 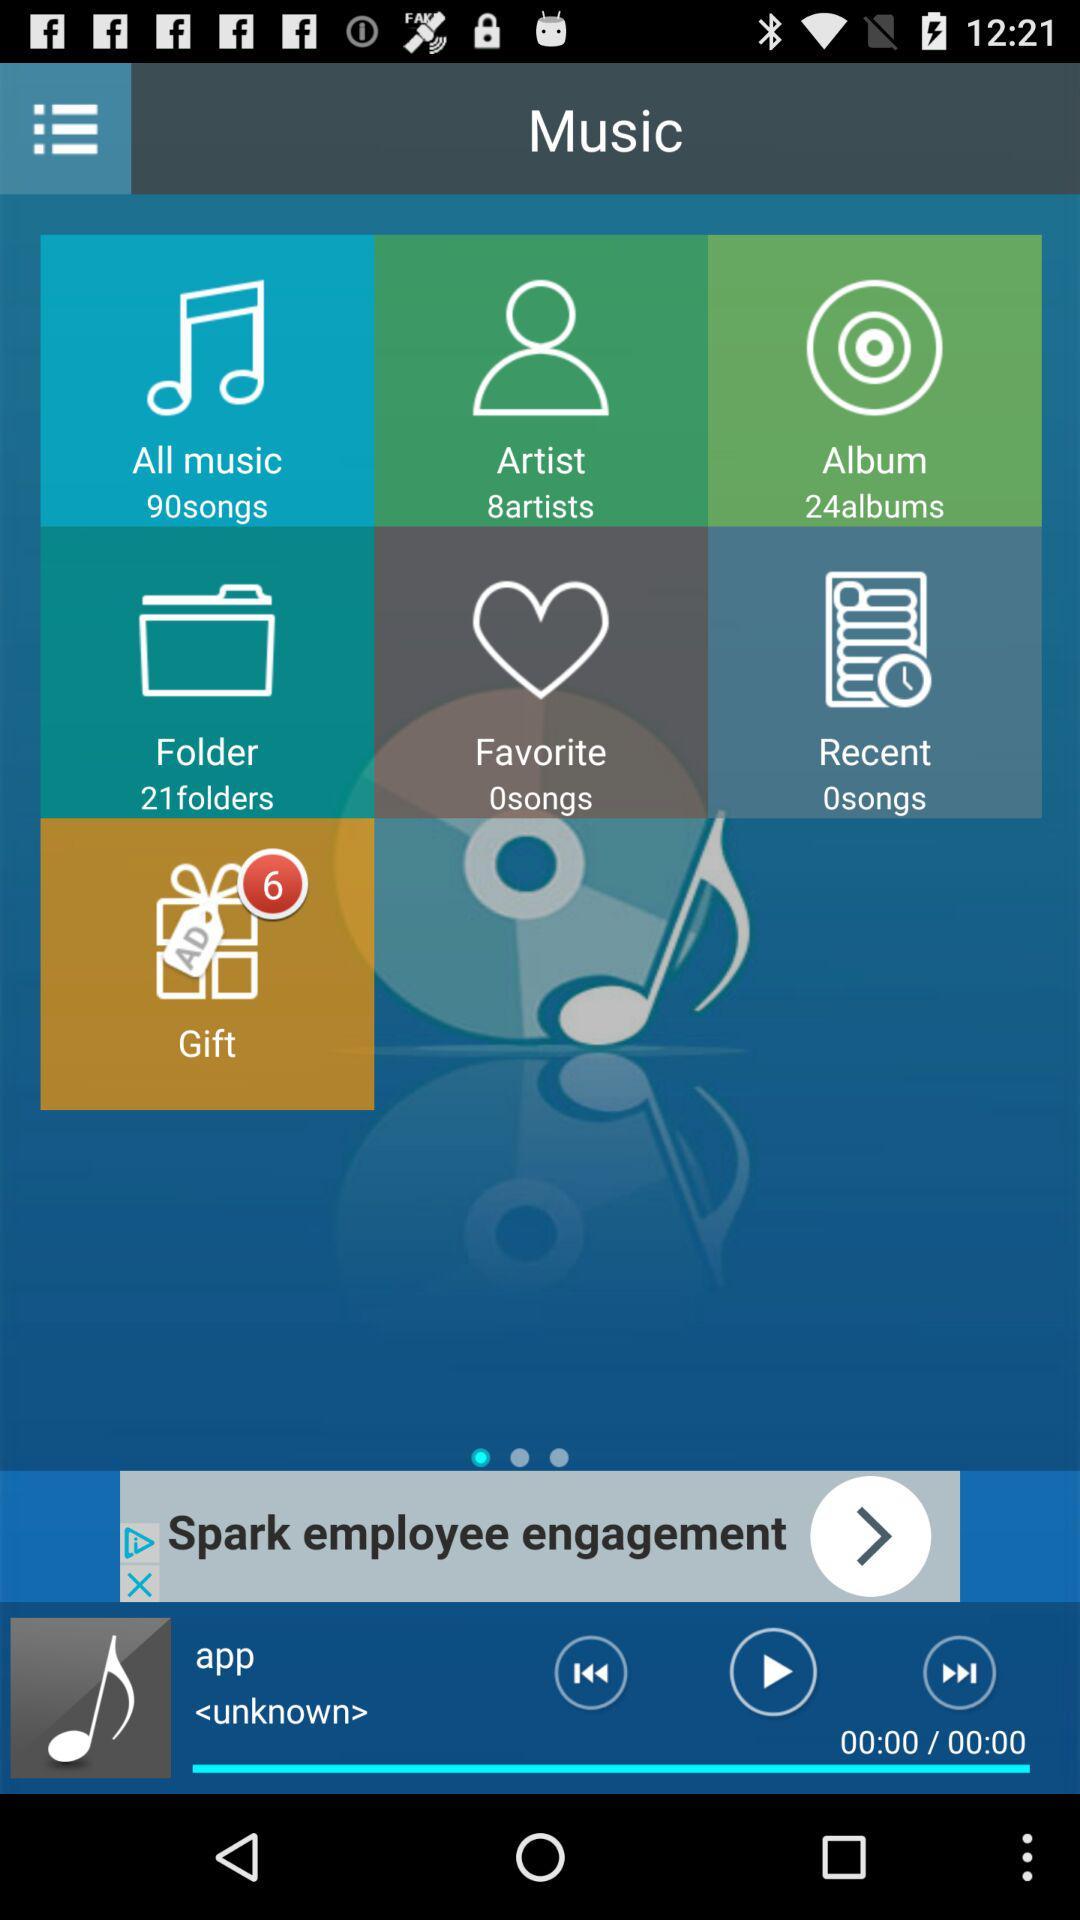 I want to click on choose song, so click(x=90, y=1697).